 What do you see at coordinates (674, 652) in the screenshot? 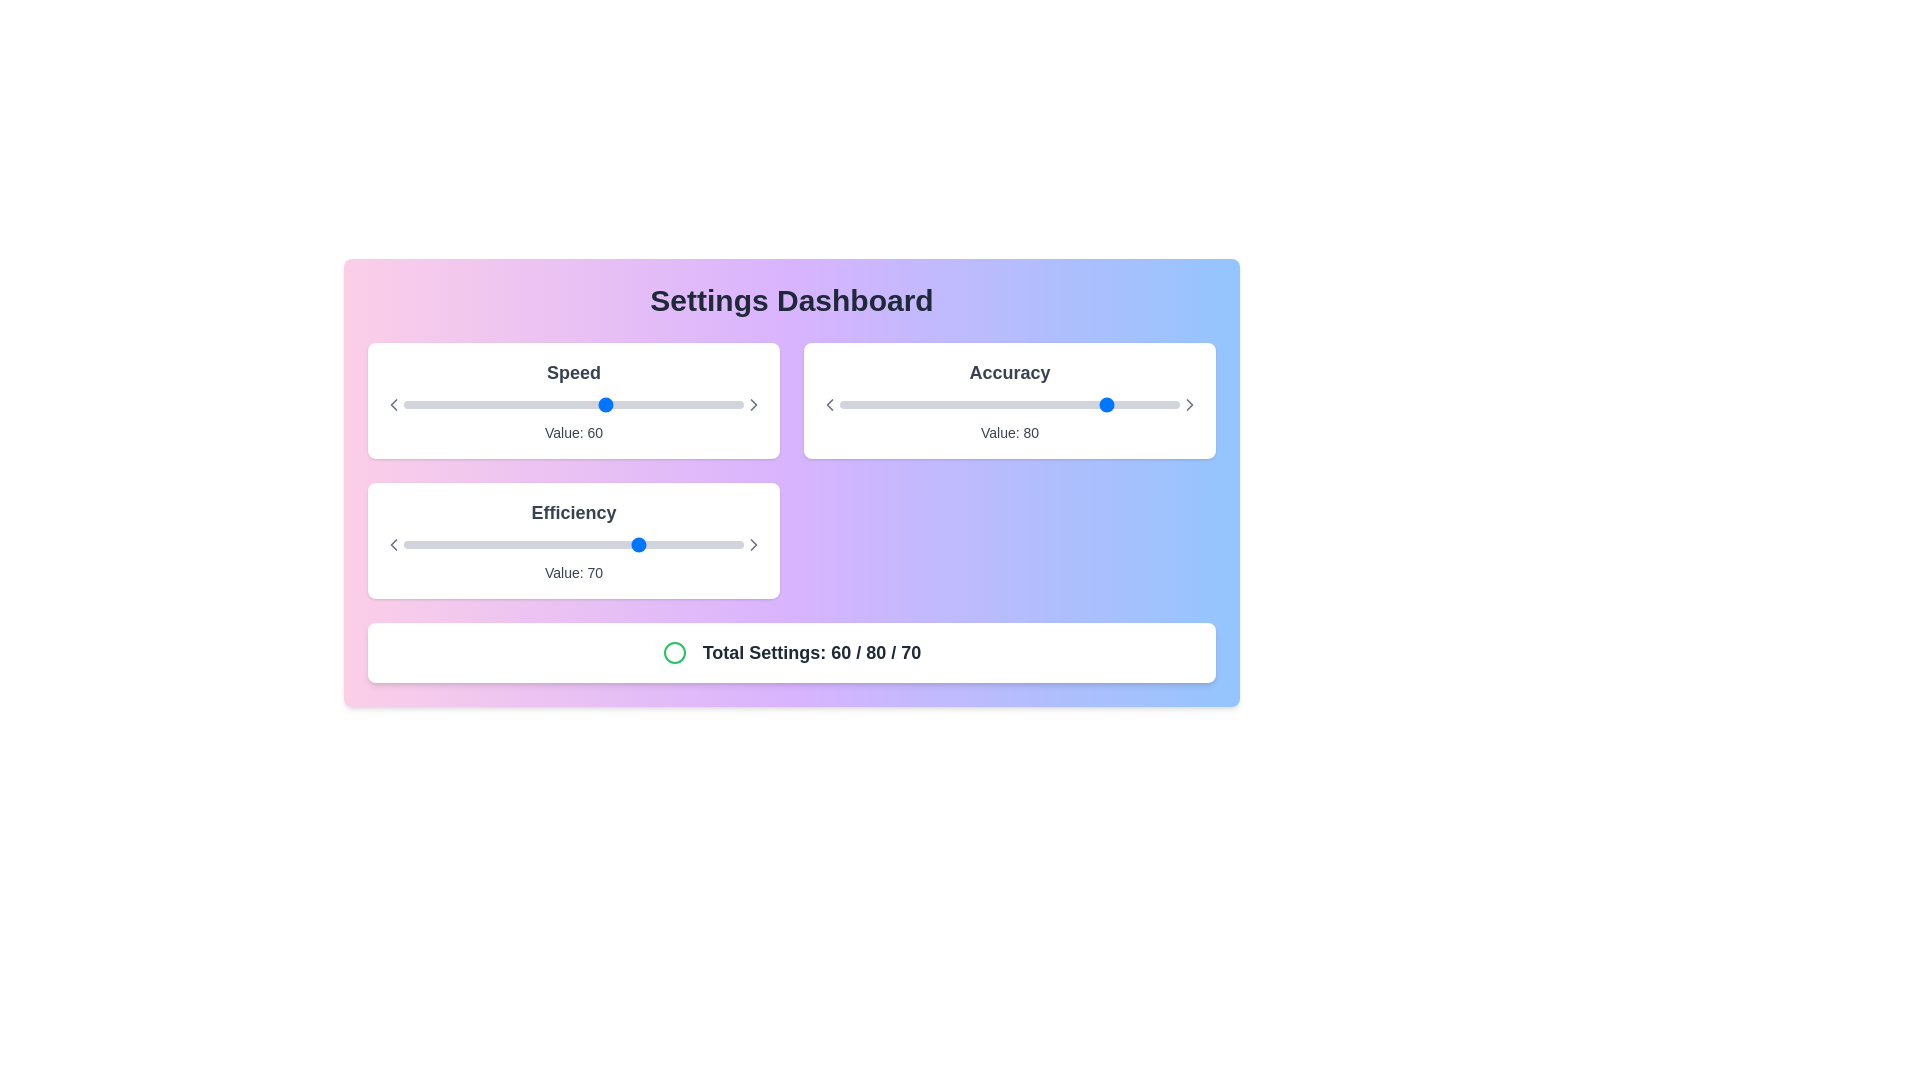
I see `the graphical icon (circle) that visually represents a status or category, located to the left of the text 'Total Settings: 60 / 80 / 70'` at bounding box center [674, 652].